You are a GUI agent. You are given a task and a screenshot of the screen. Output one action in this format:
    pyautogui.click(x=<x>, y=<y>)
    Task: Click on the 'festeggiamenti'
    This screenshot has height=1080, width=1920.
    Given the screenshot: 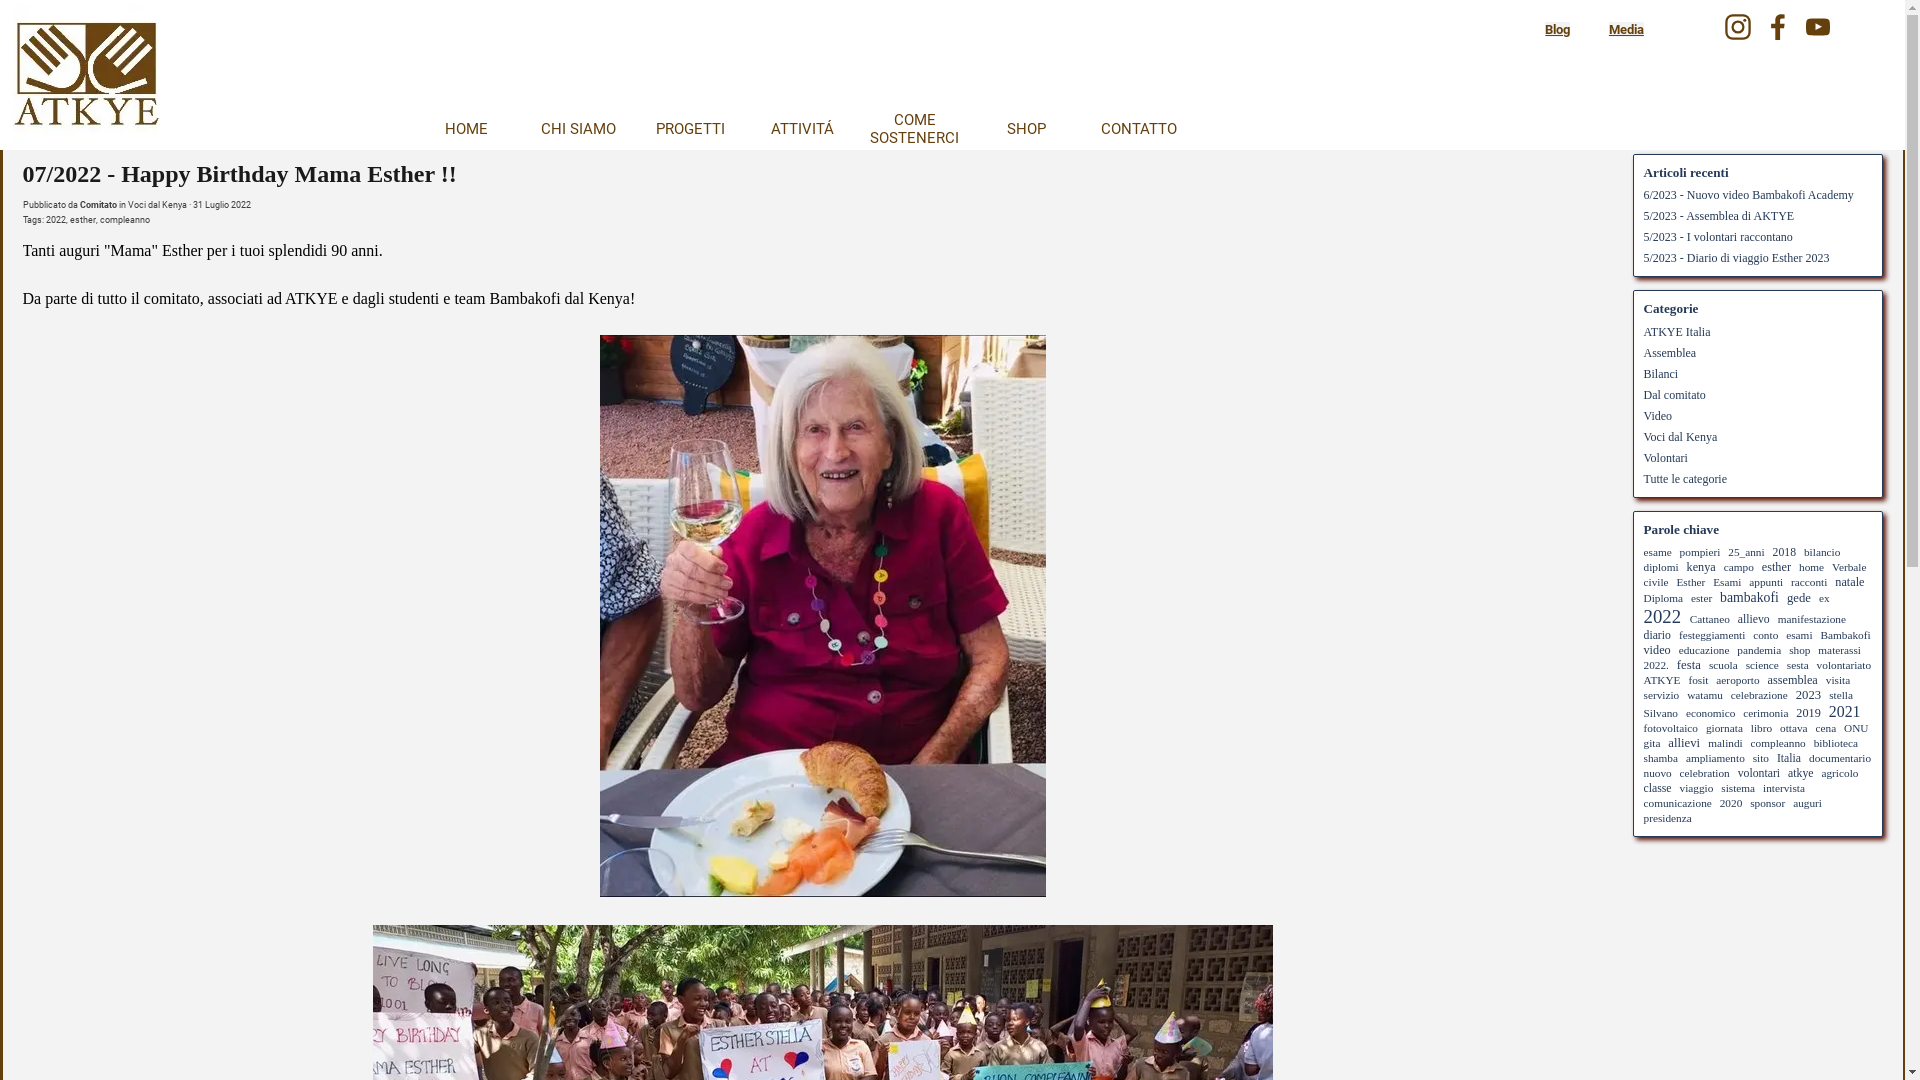 What is the action you would take?
    pyautogui.click(x=1711, y=635)
    